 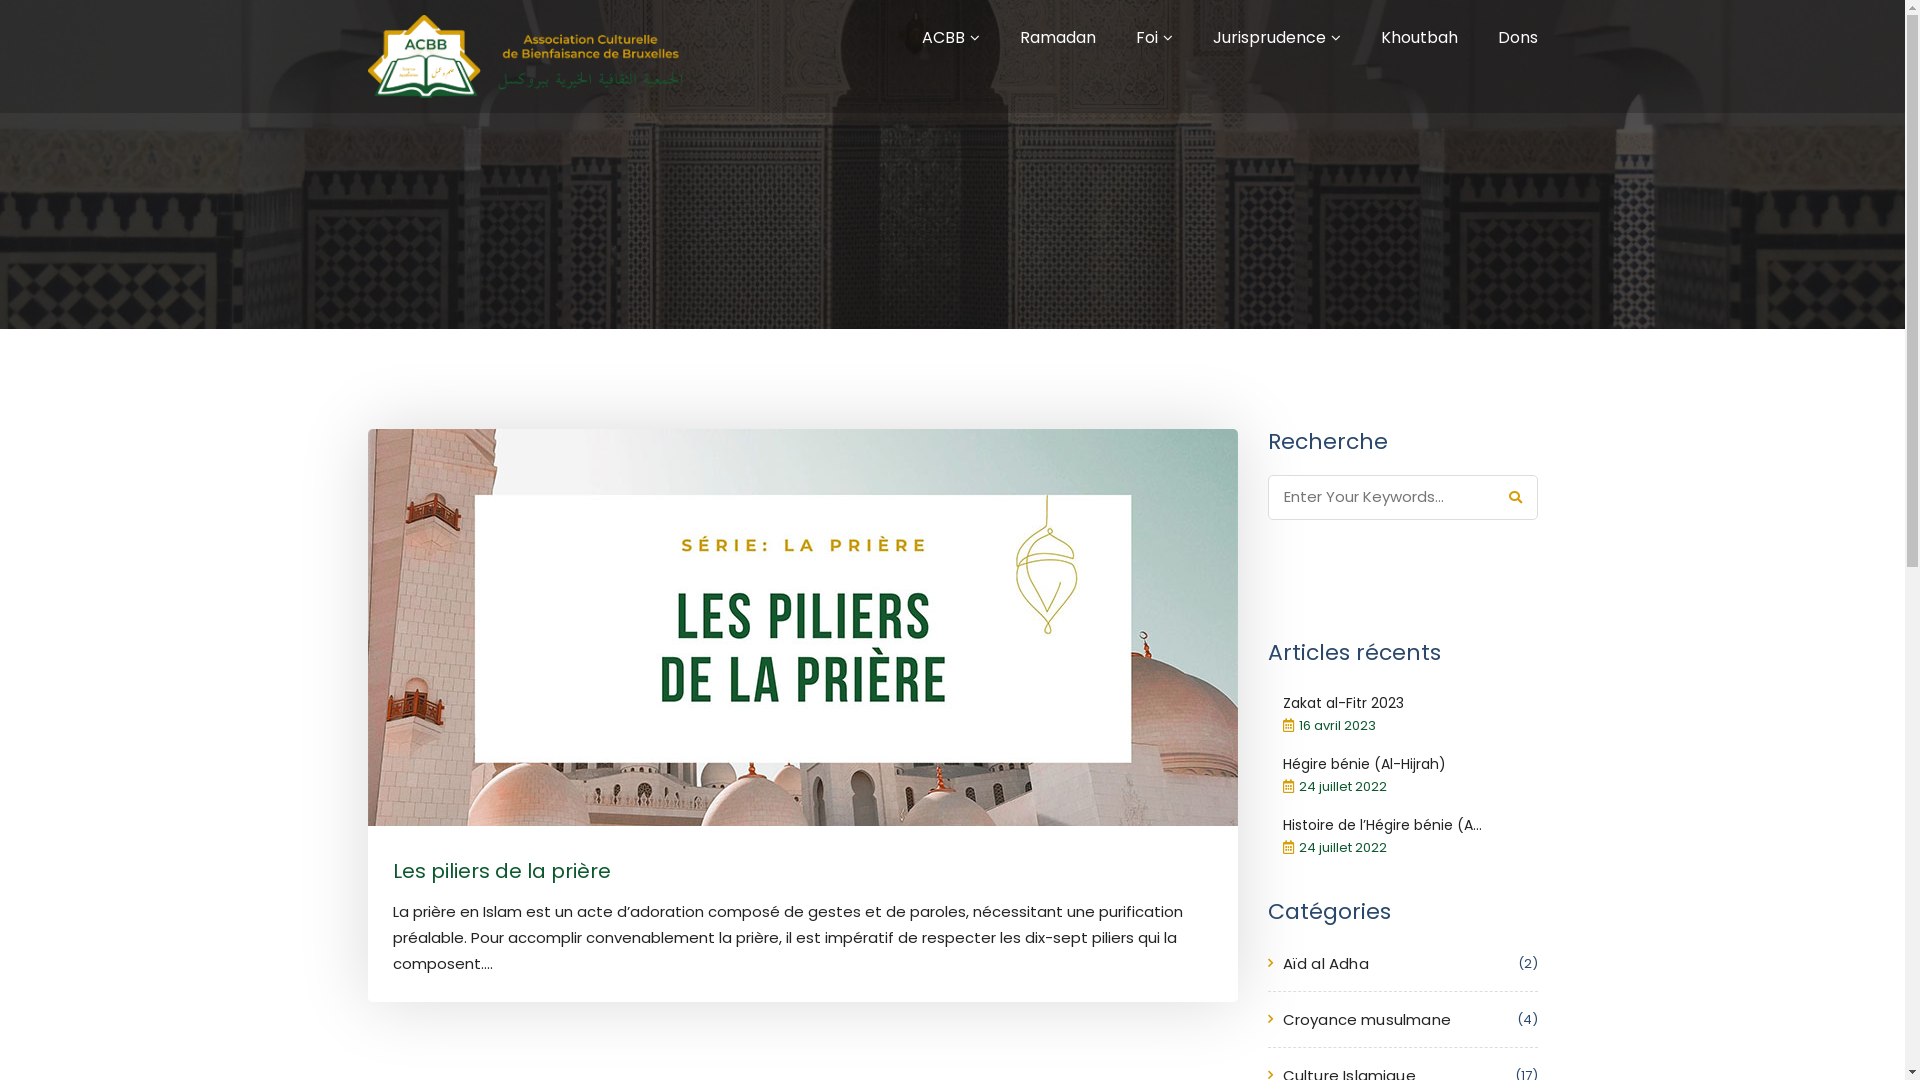 What do you see at coordinates (1417, 37) in the screenshot?
I see `'Khoutbah'` at bounding box center [1417, 37].